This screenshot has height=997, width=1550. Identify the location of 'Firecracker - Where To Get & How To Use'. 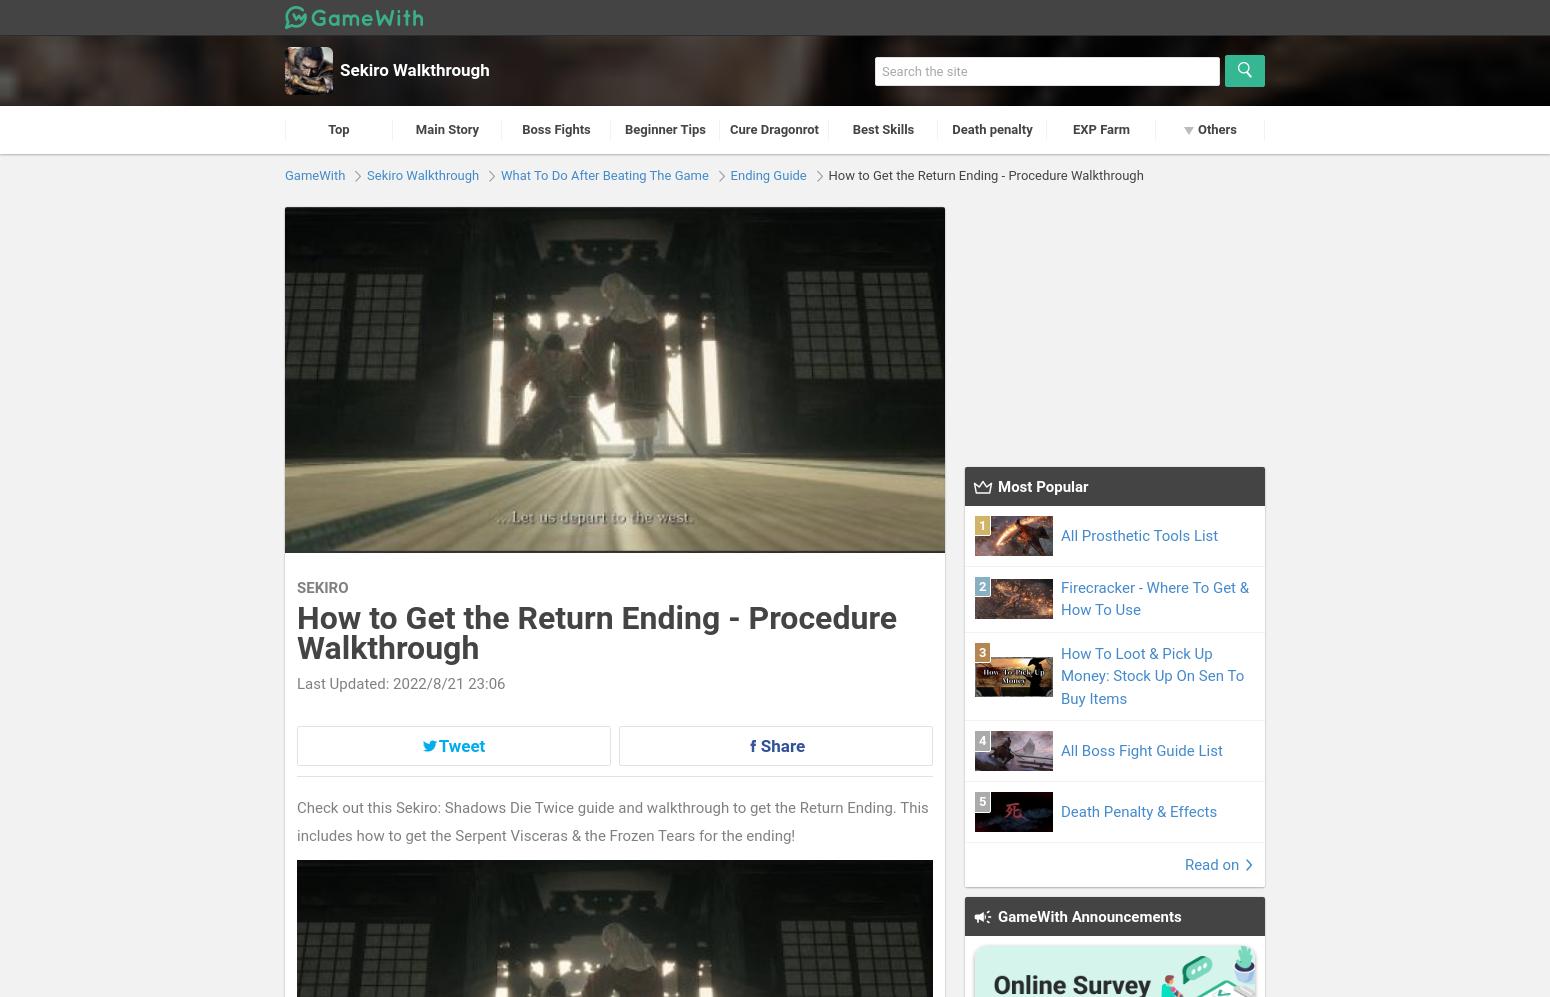
(1154, 597).